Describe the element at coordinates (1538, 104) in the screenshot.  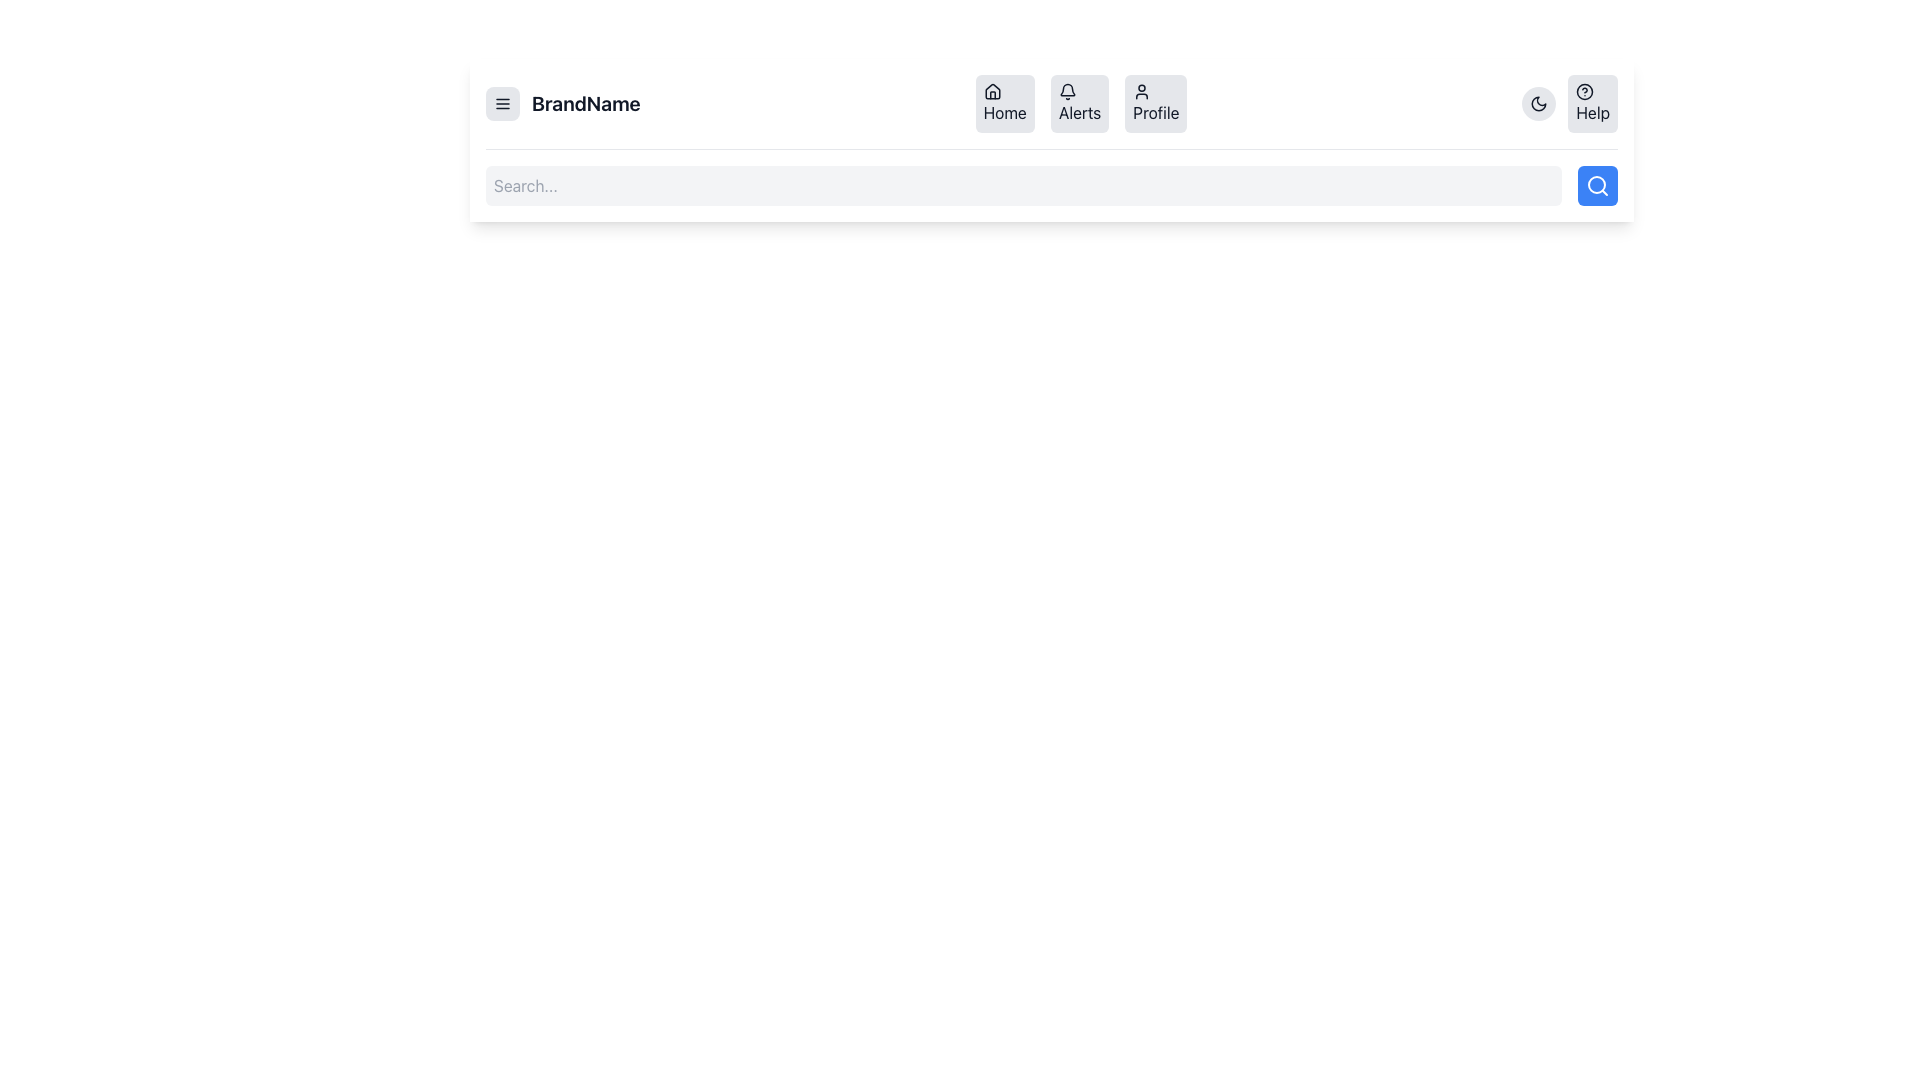
I see `the circular dark mode toggle button with a moon-shaped icon located in the top navigation bar` at that location.